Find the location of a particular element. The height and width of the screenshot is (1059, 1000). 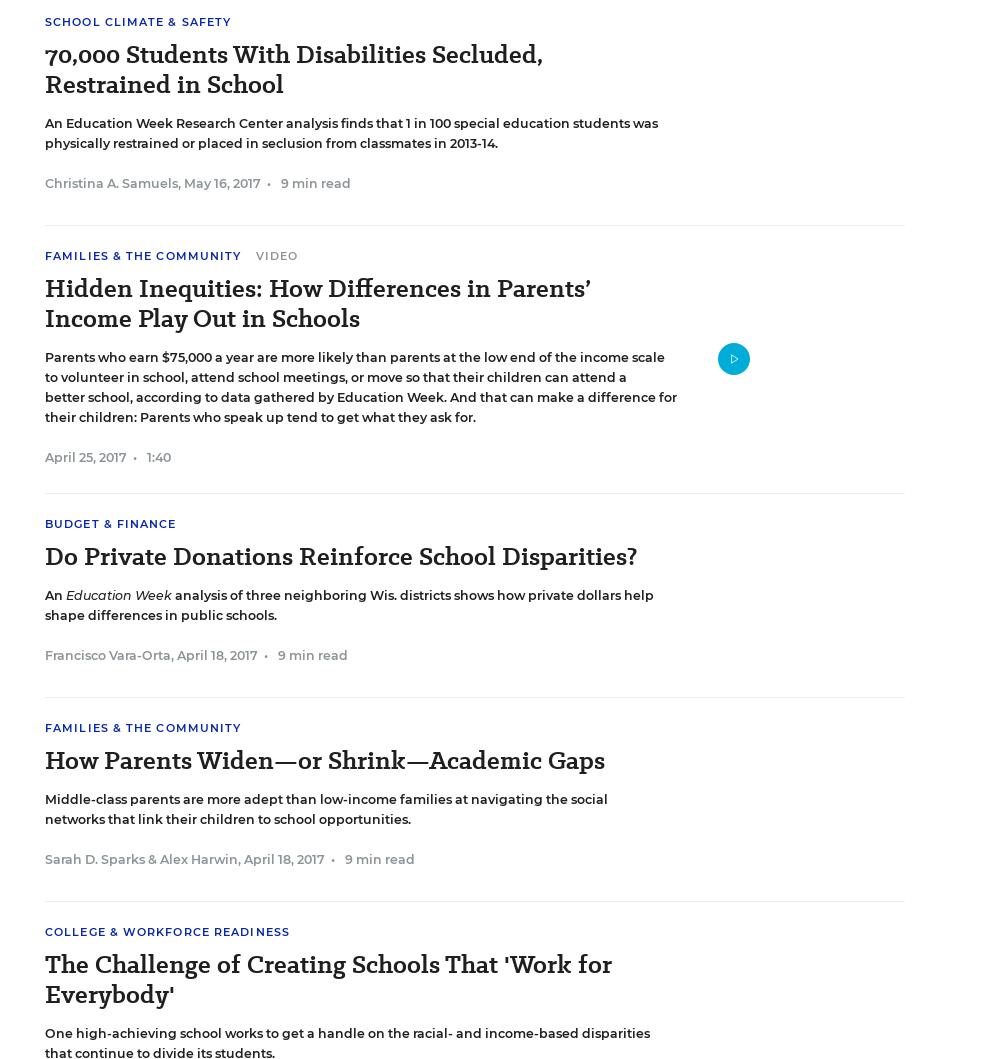

'EdWeek Top School Jobs' is located at coordinates (158, 33).